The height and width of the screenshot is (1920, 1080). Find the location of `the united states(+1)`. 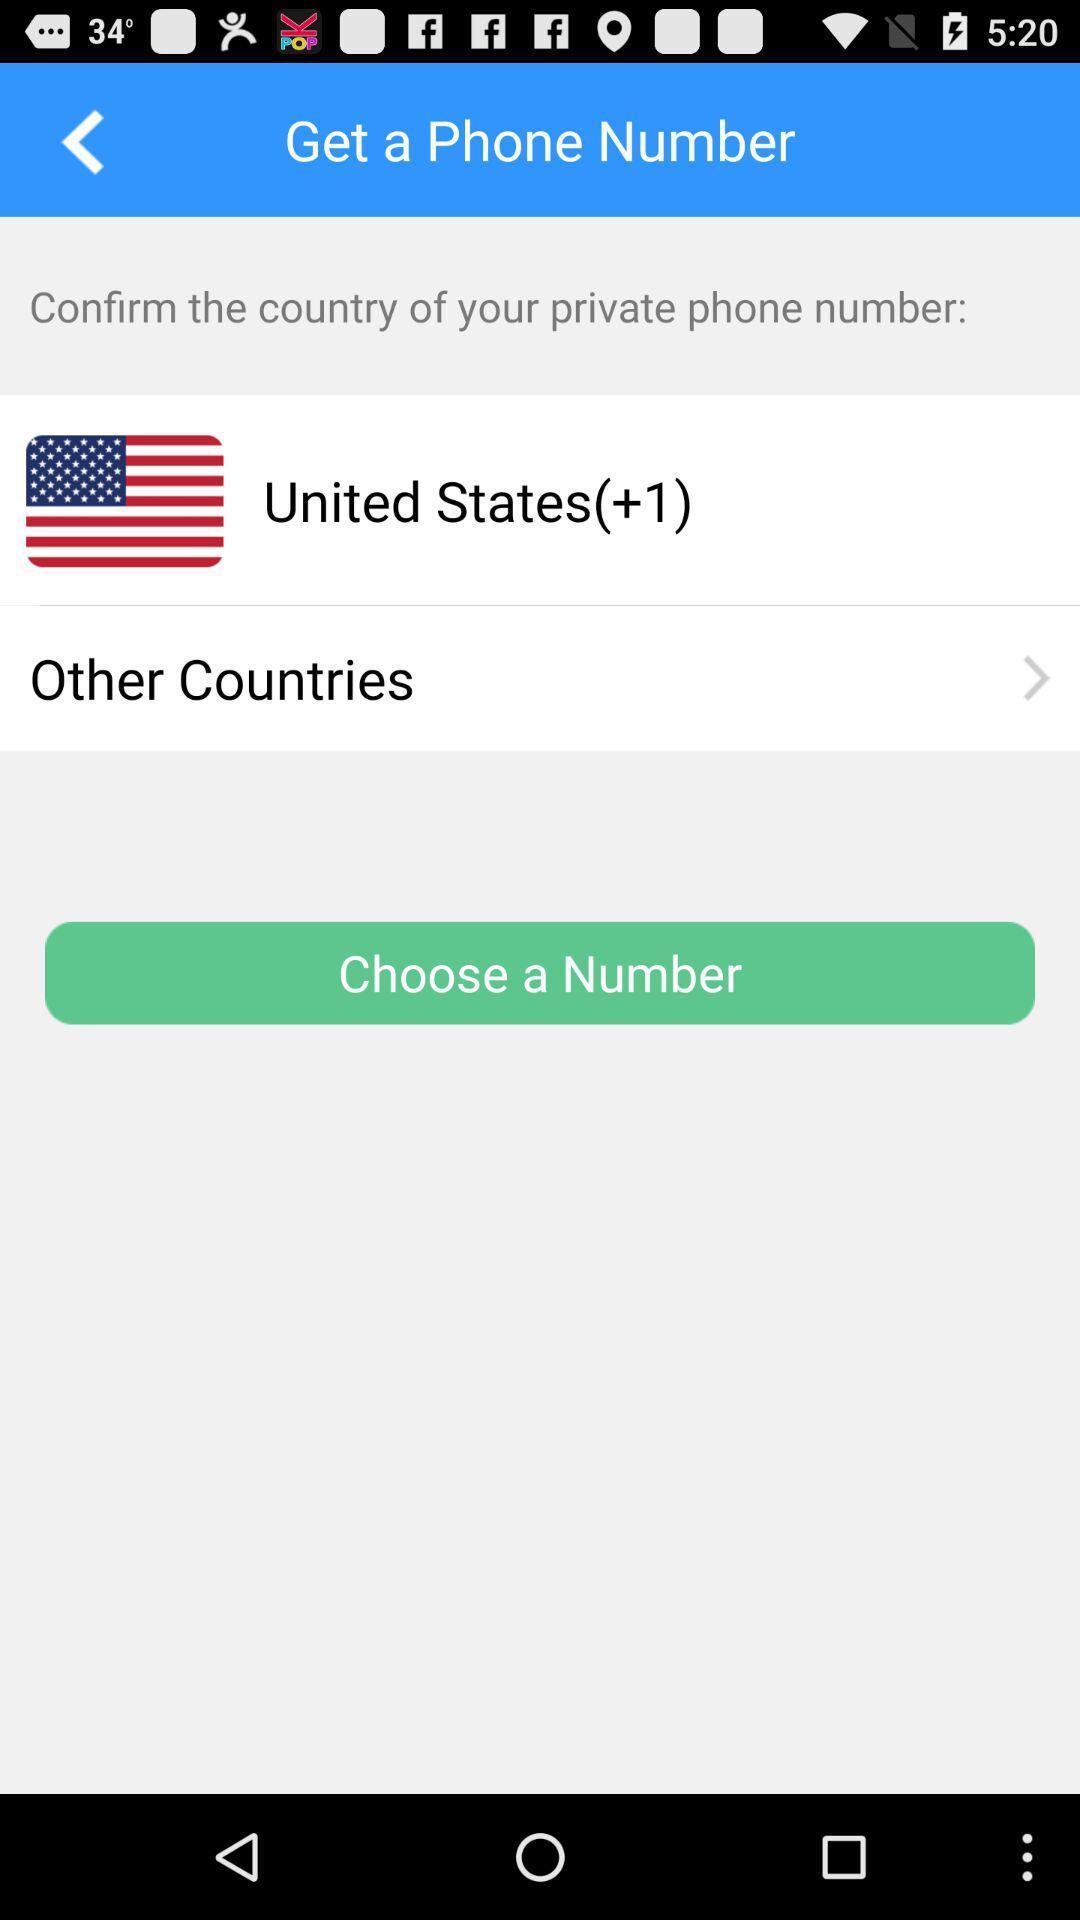

the united states(+1) is located at coordinates (633, 500).